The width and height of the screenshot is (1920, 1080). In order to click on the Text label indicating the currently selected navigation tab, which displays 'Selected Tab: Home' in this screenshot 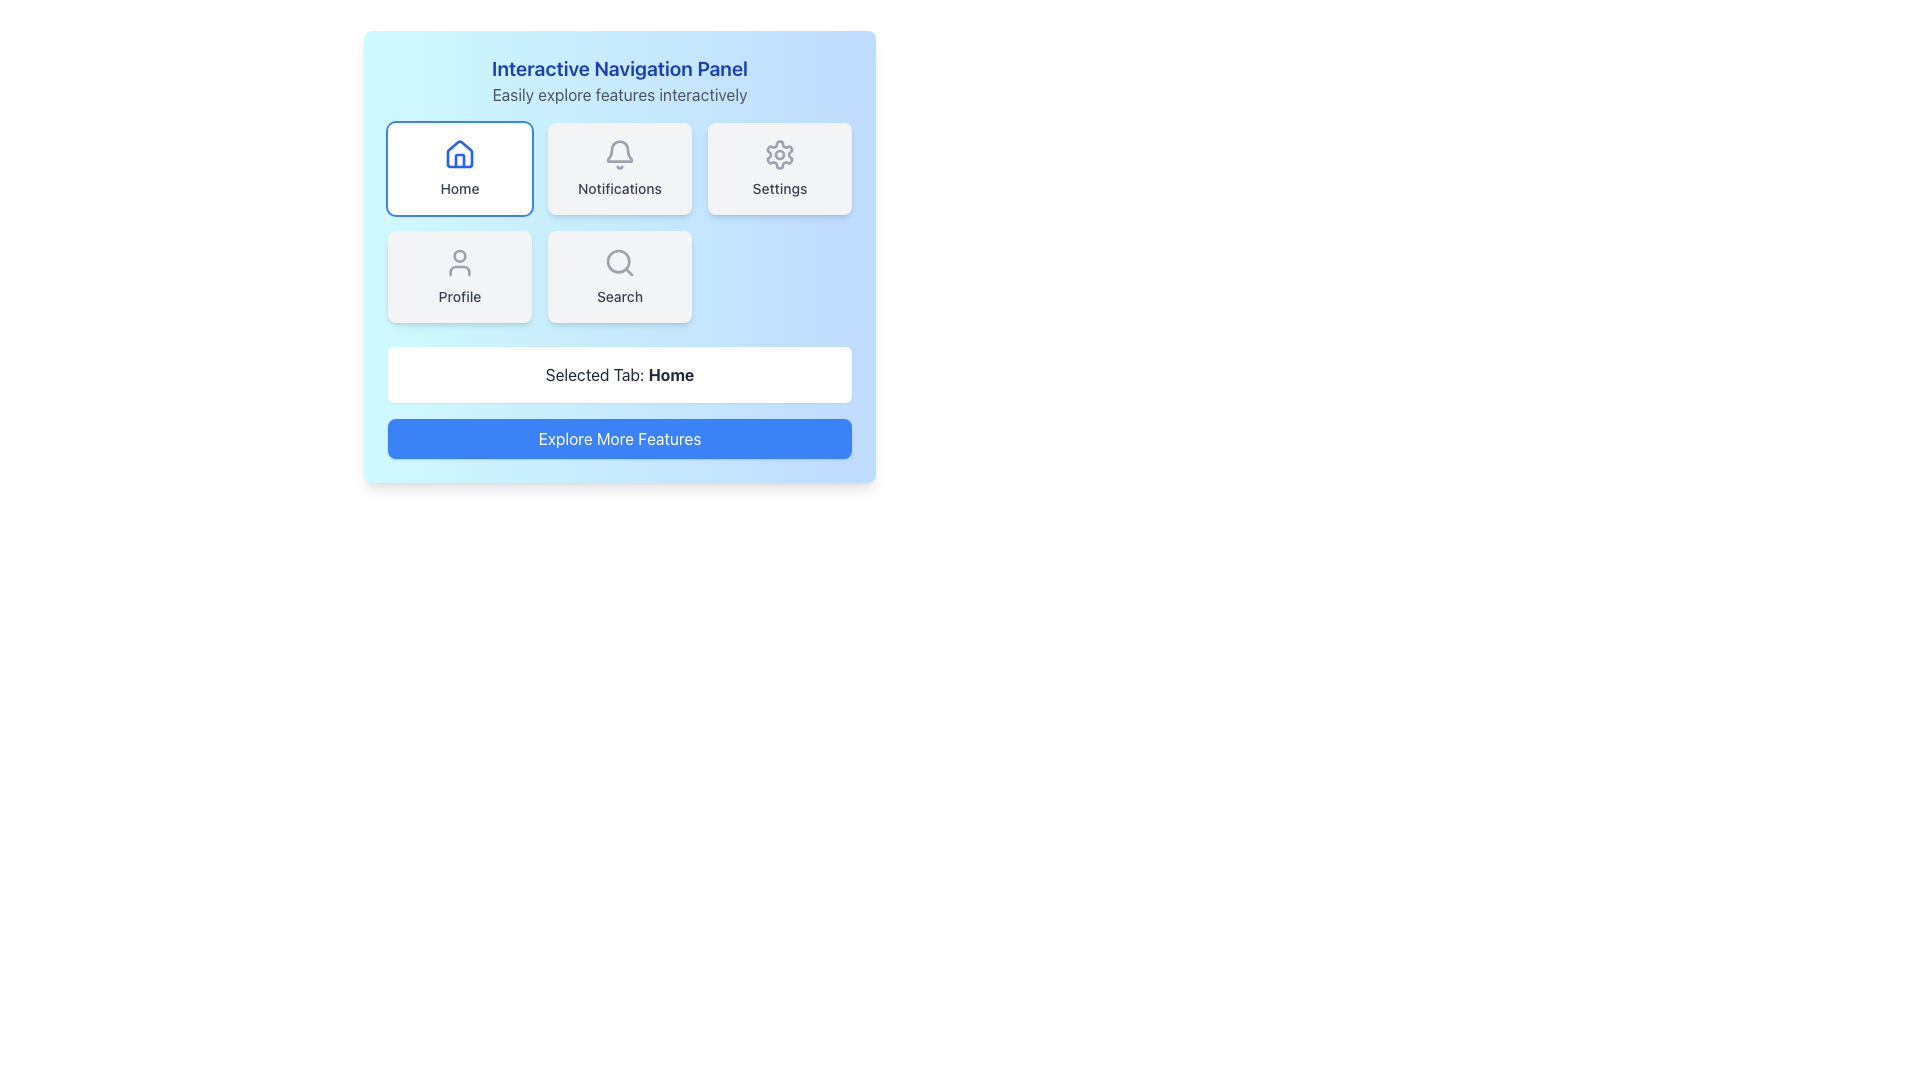, I will do `click(618, 374)`.